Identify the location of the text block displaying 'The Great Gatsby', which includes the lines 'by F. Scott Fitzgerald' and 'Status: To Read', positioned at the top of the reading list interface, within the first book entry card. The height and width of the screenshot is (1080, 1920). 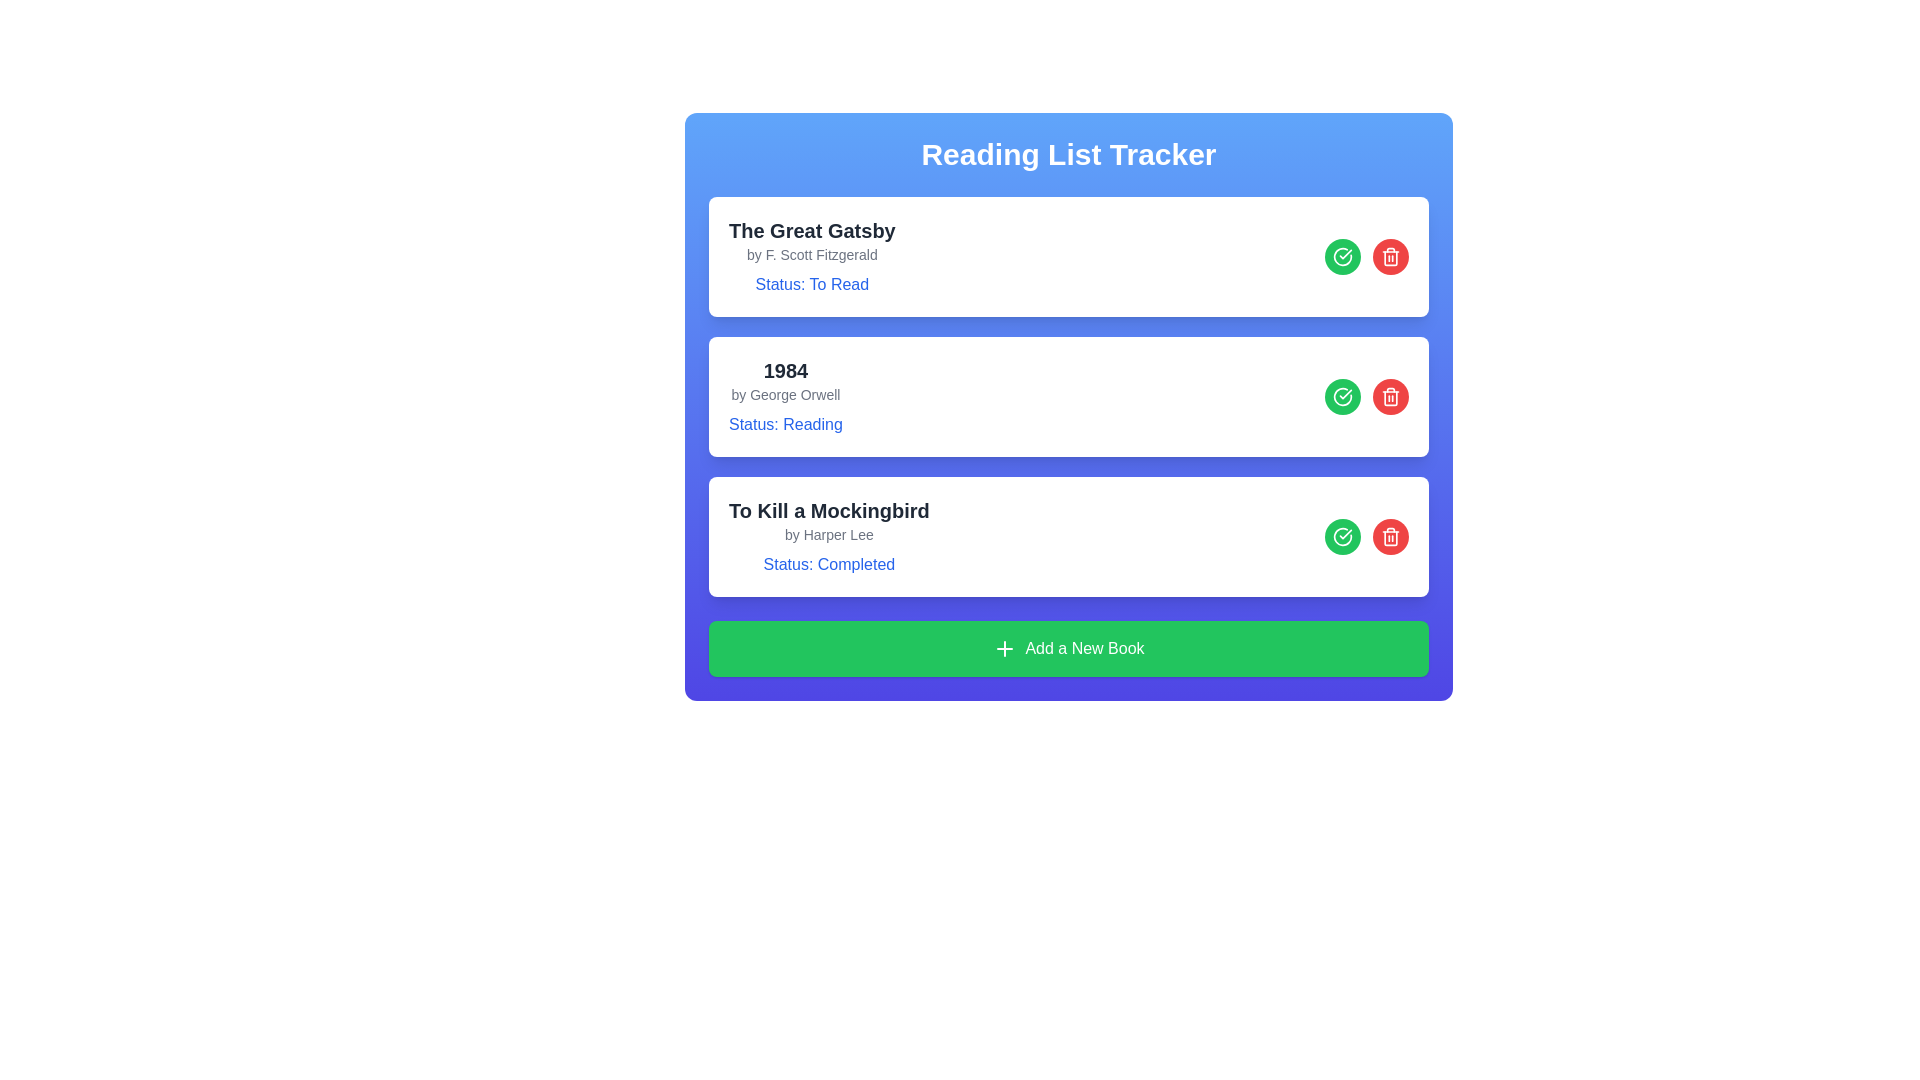
(812, 256).